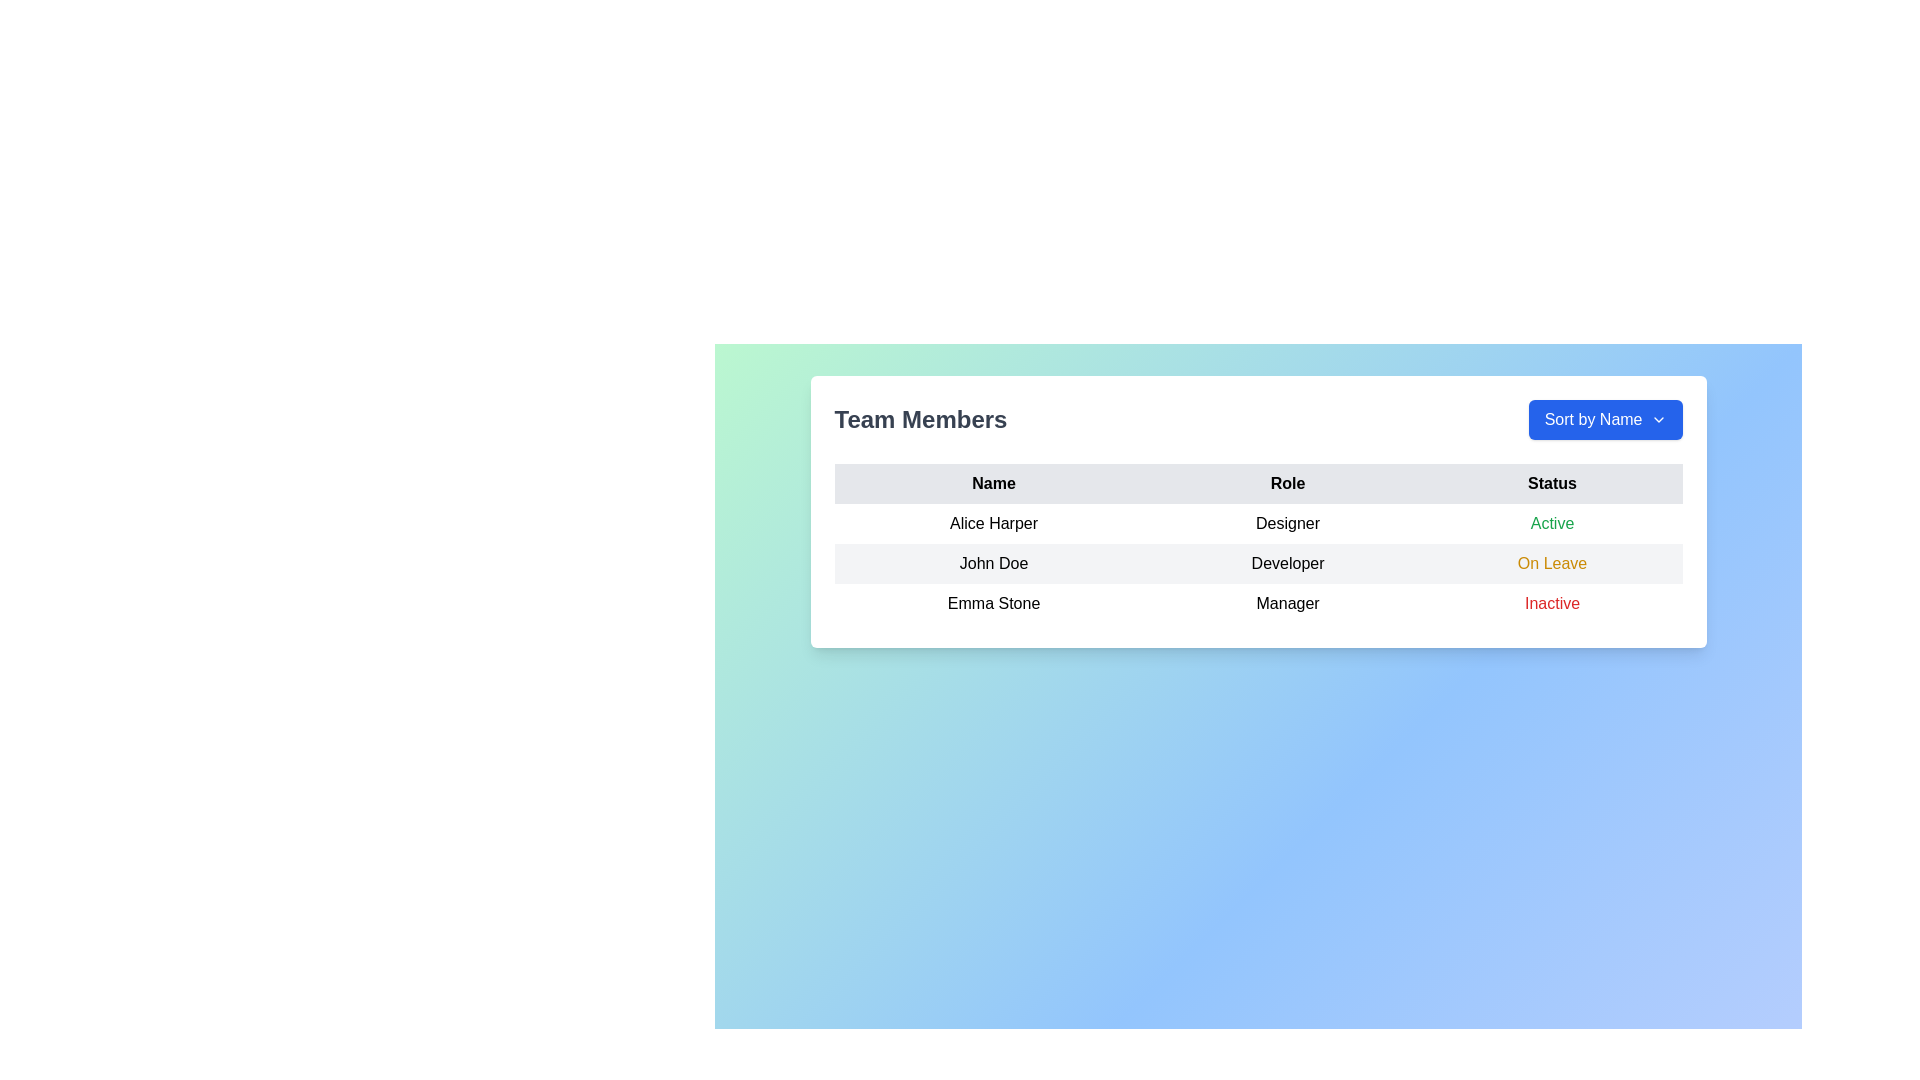  I want to click on text label indicating the job role 'Developer' for the table entry corresponding to 'John Doe', so click(1288, 563).